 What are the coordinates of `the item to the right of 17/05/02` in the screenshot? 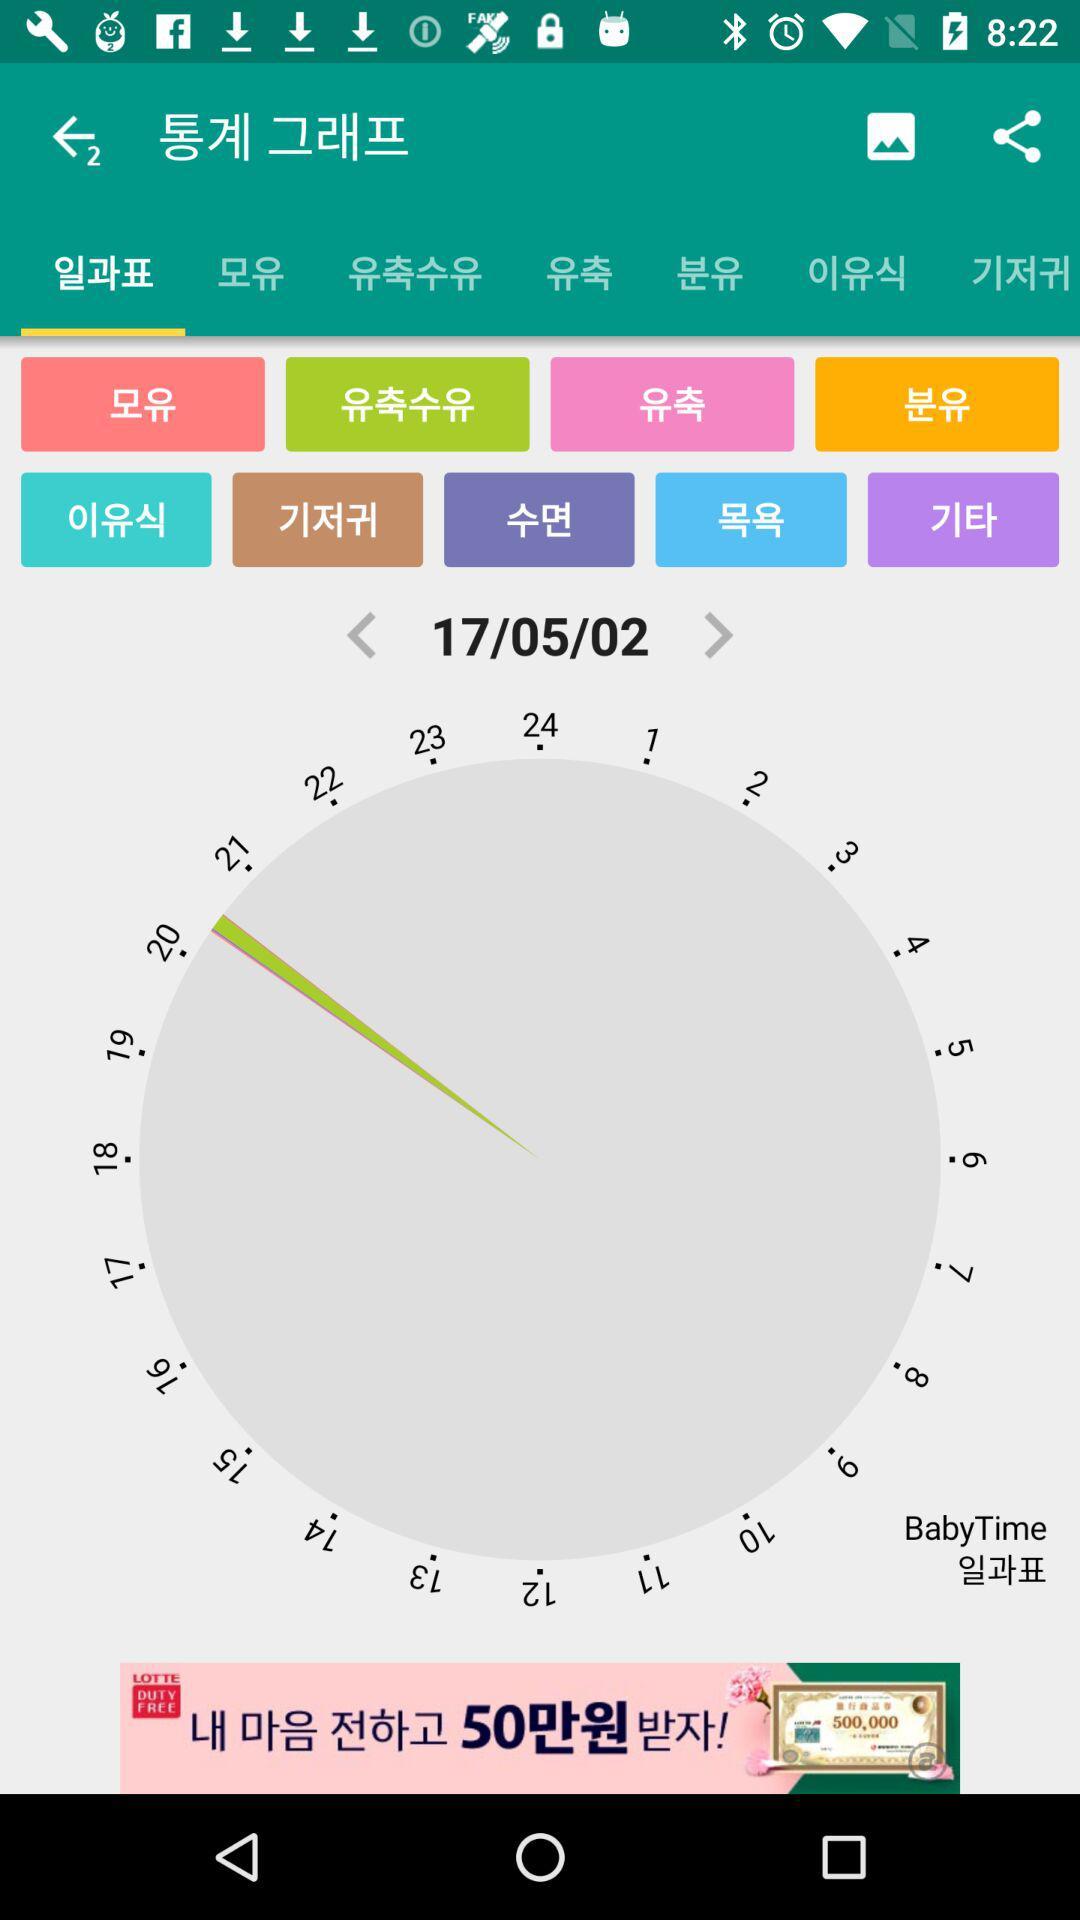 It's located at (716, 634).